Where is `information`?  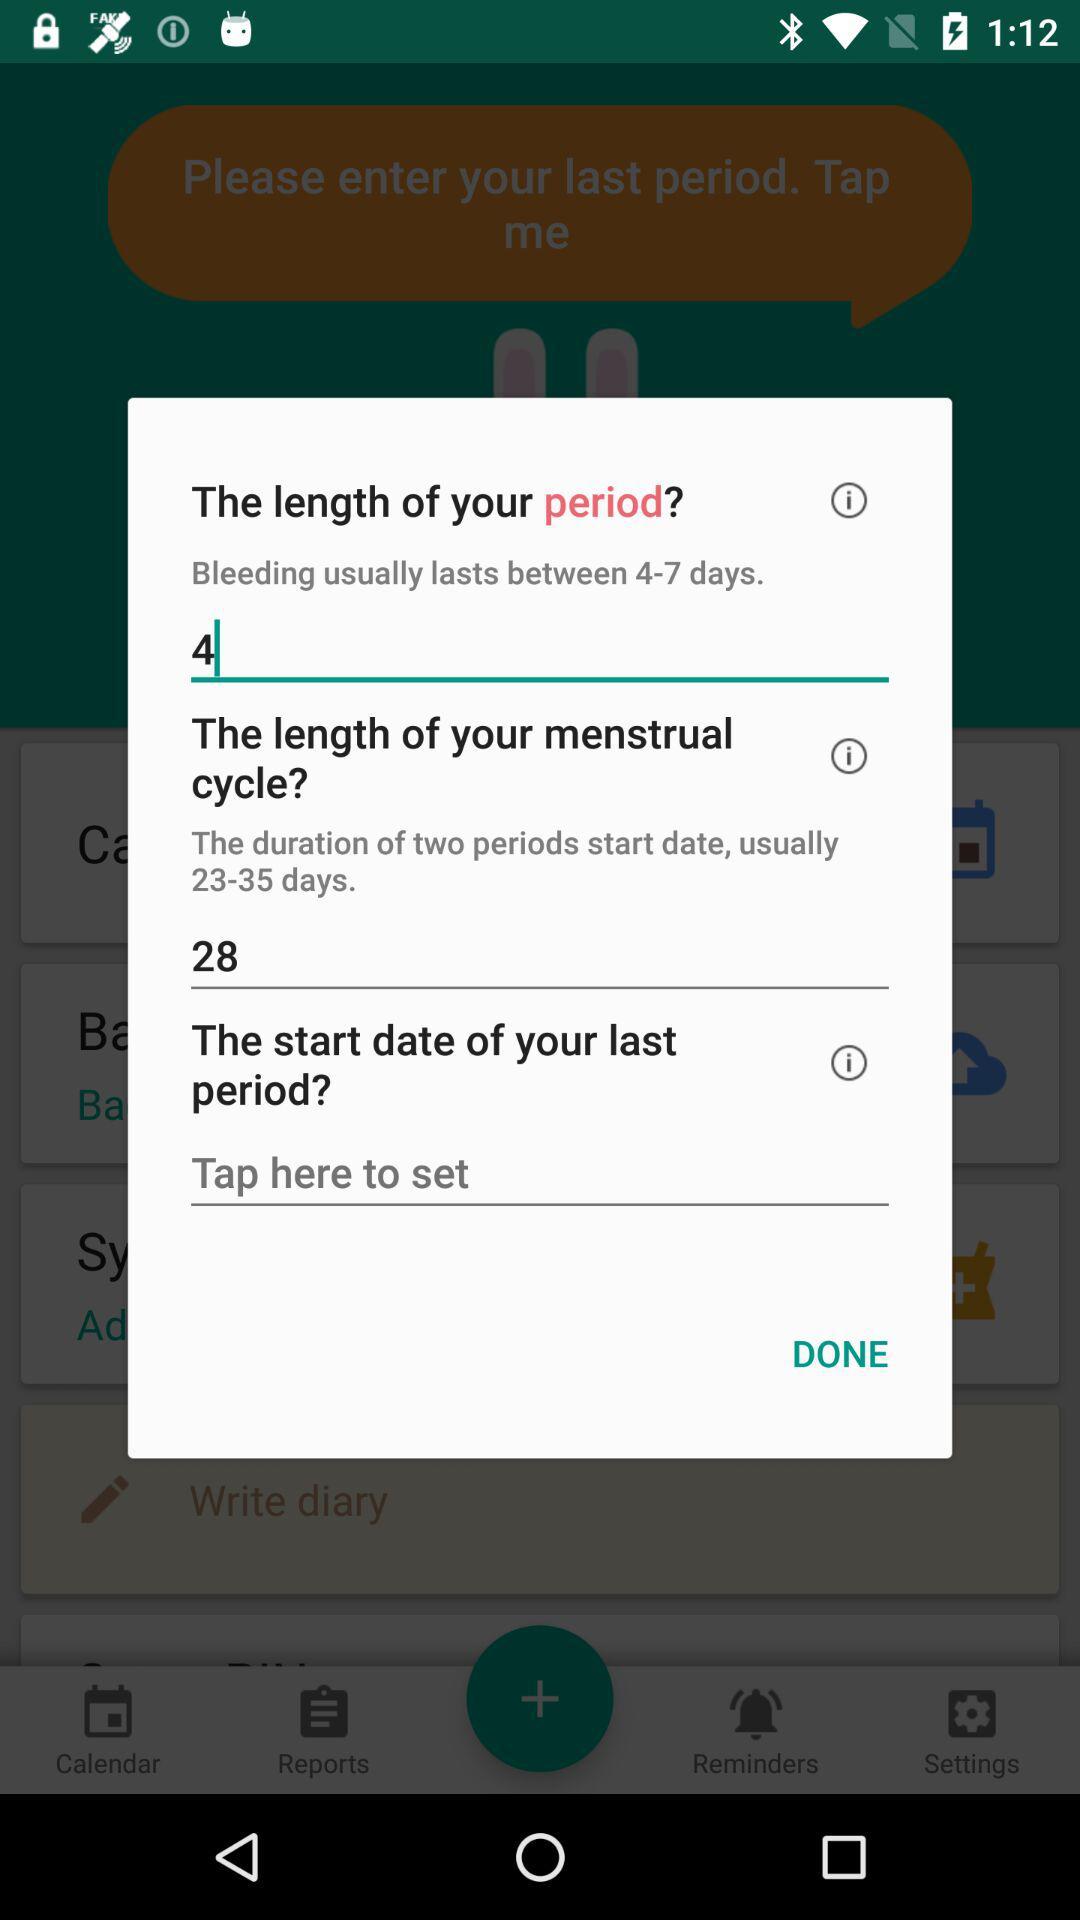 information is located at coordinates (849, 500).